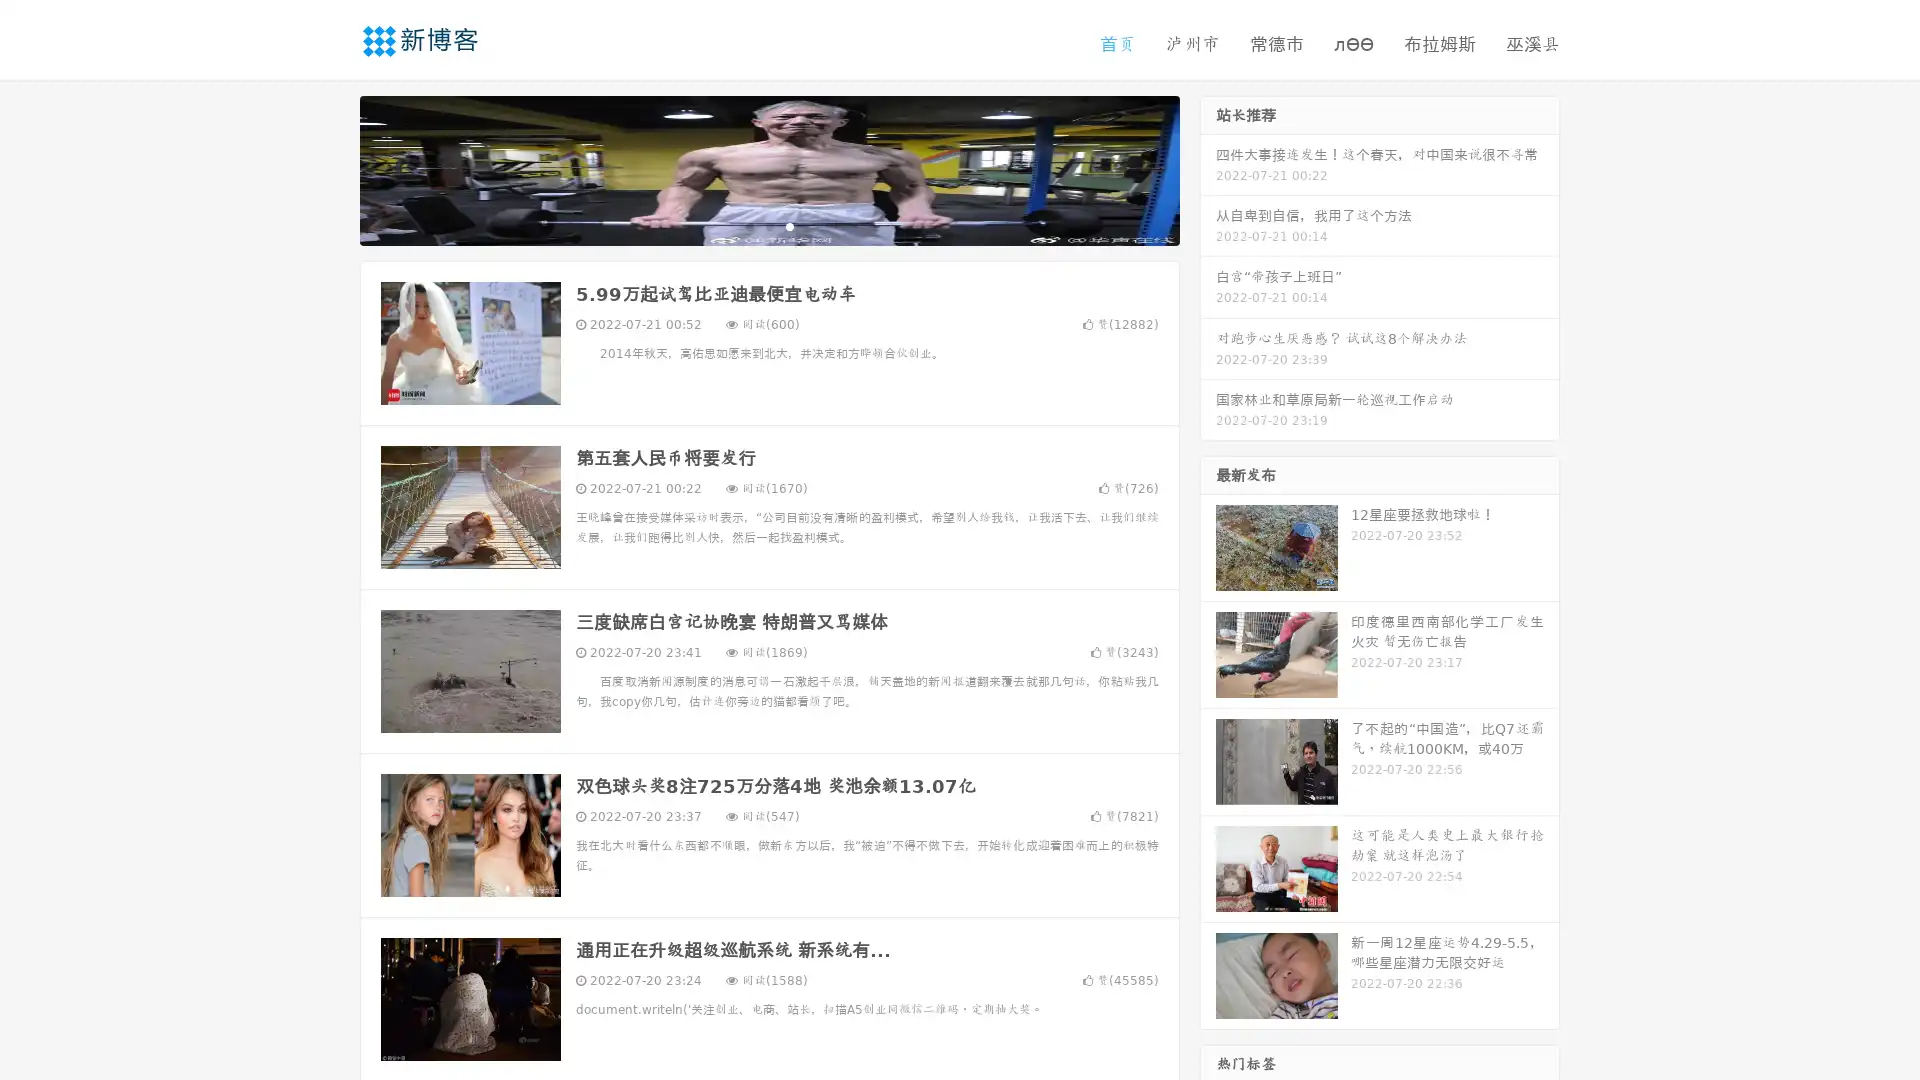 The image size is (1920, 1080). Describe the element at coordinates (330, 168) in the screenshot. I see `Previous slide` at that location.